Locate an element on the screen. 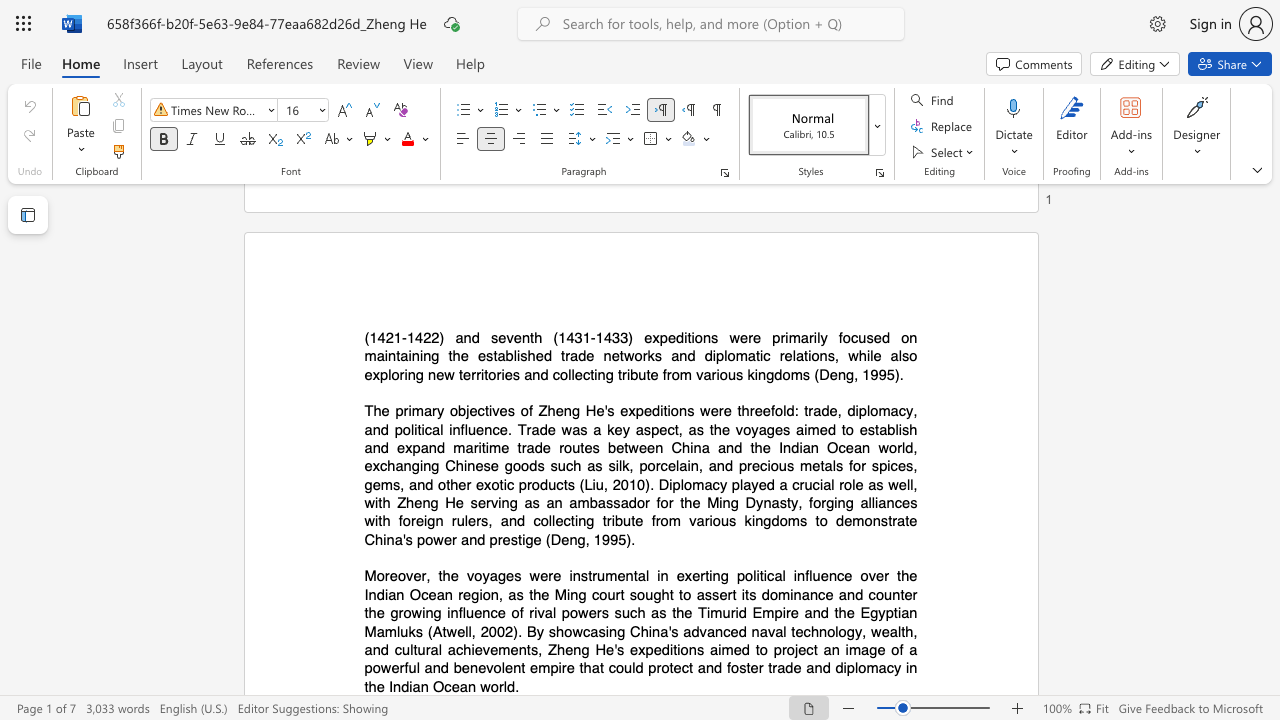  the subset text "echnology, wealth, and cultural achievements, Zheng He" within the text "China" is located at coordinates (794, 631).